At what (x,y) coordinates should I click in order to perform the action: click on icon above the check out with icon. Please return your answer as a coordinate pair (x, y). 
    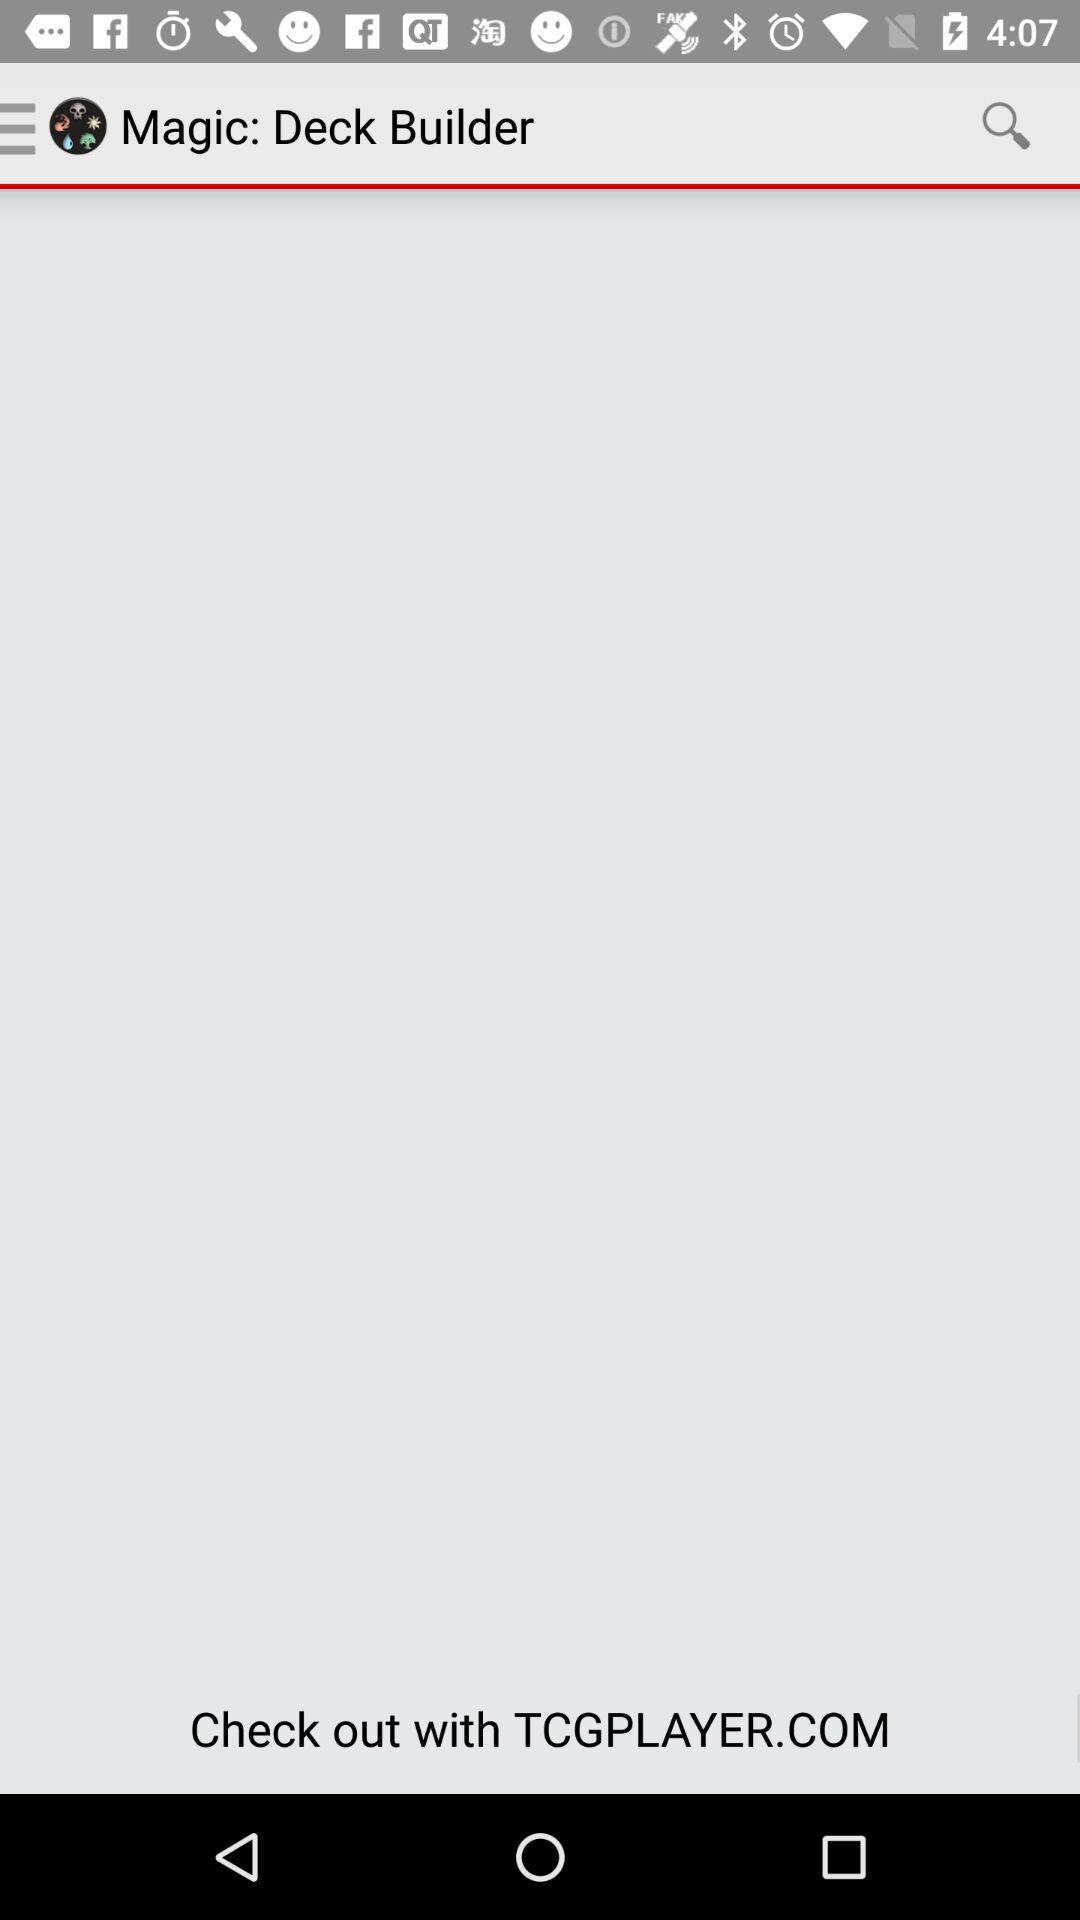
    Looking at the image, I should click on (1006, 124).